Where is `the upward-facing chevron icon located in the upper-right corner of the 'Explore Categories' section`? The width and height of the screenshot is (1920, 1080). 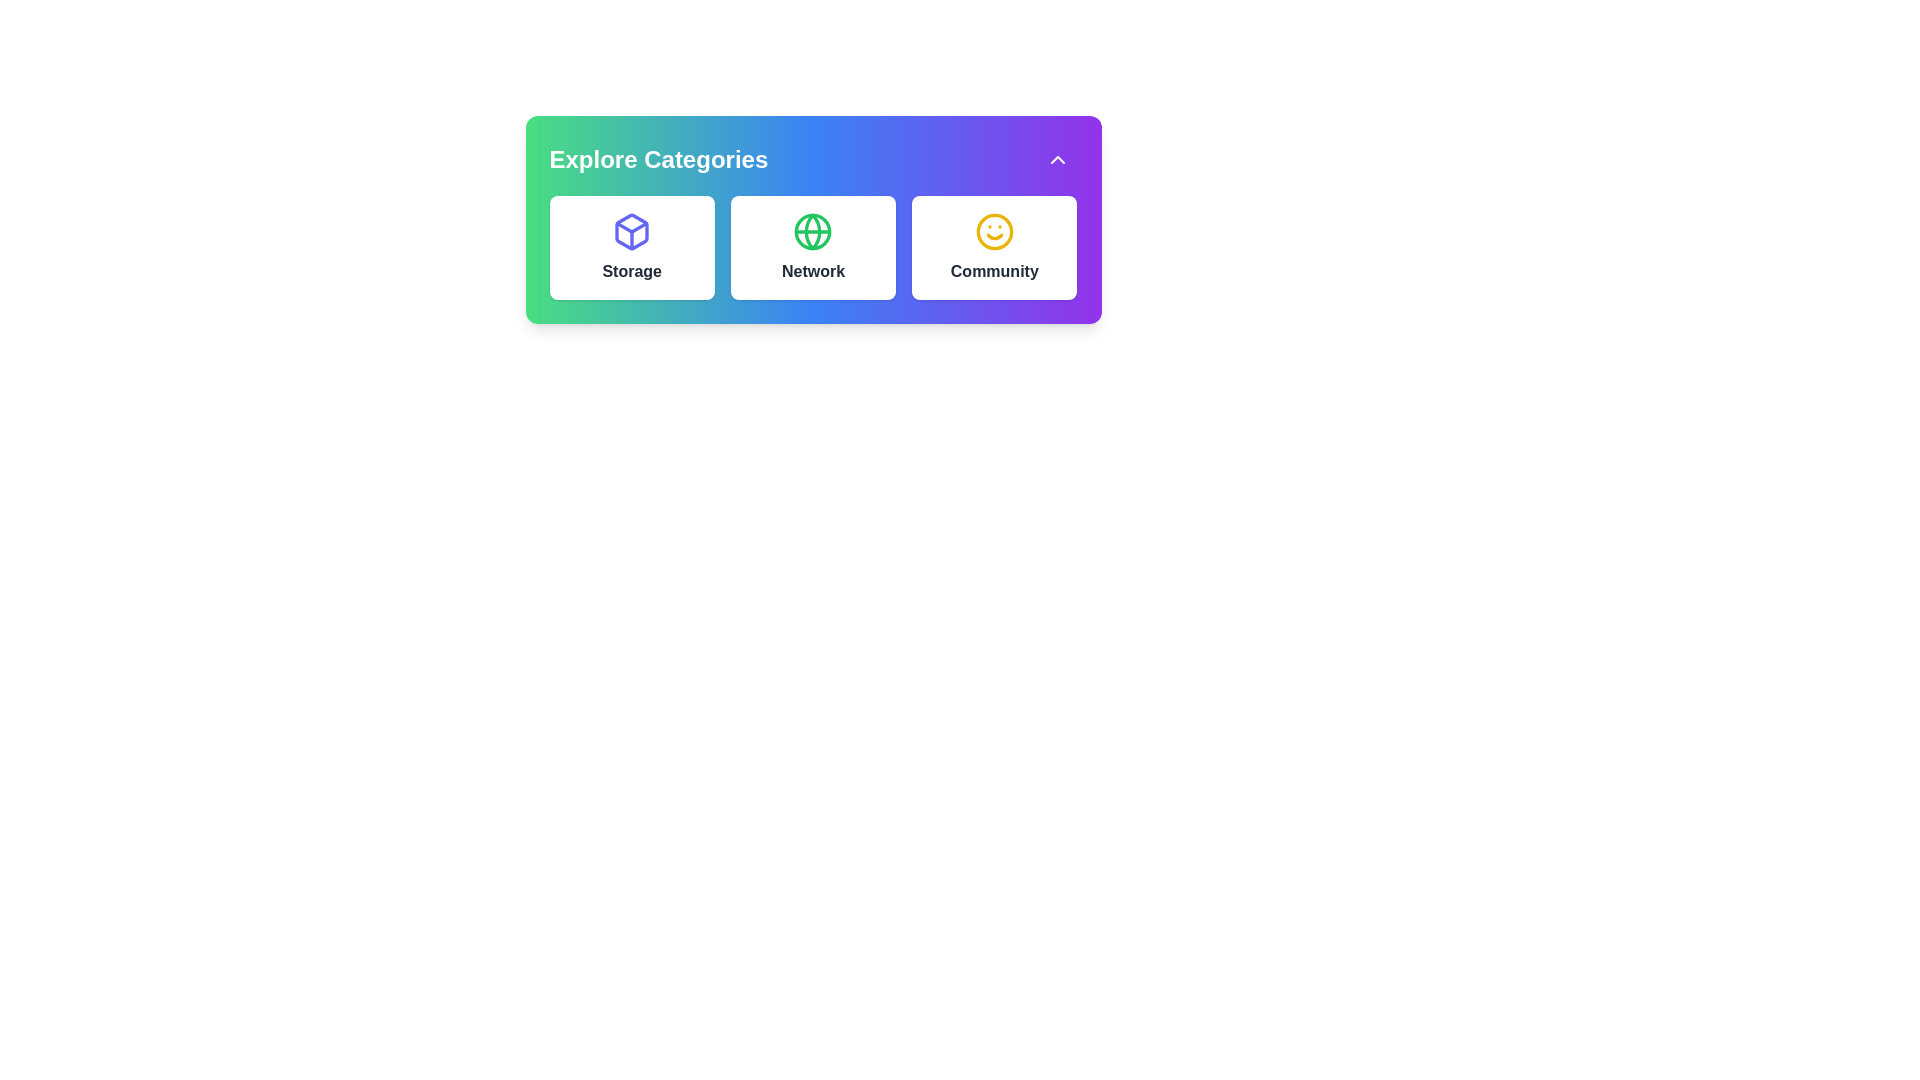
the upward-facing chevron icon located in the upper-right corner of the 'Explore Categories' section is located at coordinates (1056, 158).